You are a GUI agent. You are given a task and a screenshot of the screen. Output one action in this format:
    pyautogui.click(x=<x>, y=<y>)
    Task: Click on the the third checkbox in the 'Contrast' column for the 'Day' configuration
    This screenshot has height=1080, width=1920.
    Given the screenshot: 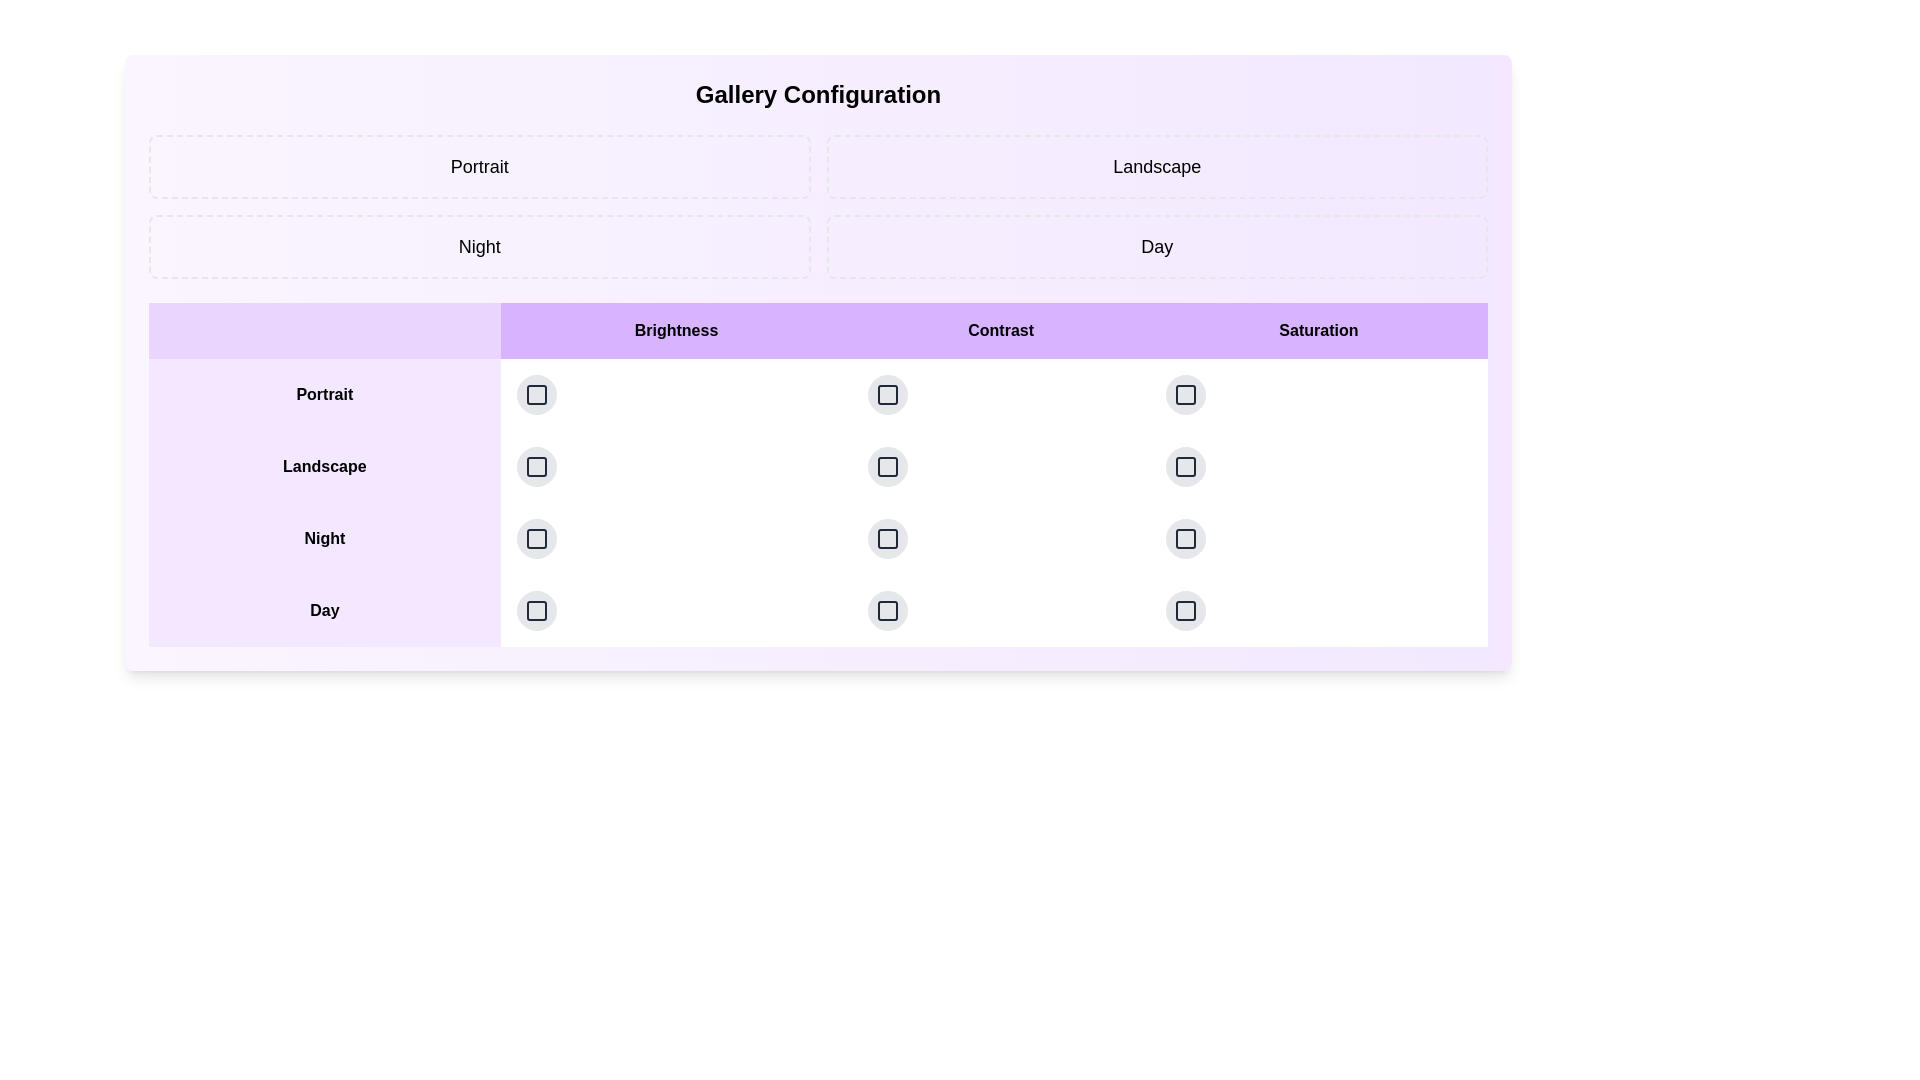 What is the action you would take?
    pyautogui.click(x=887, y=609)
    